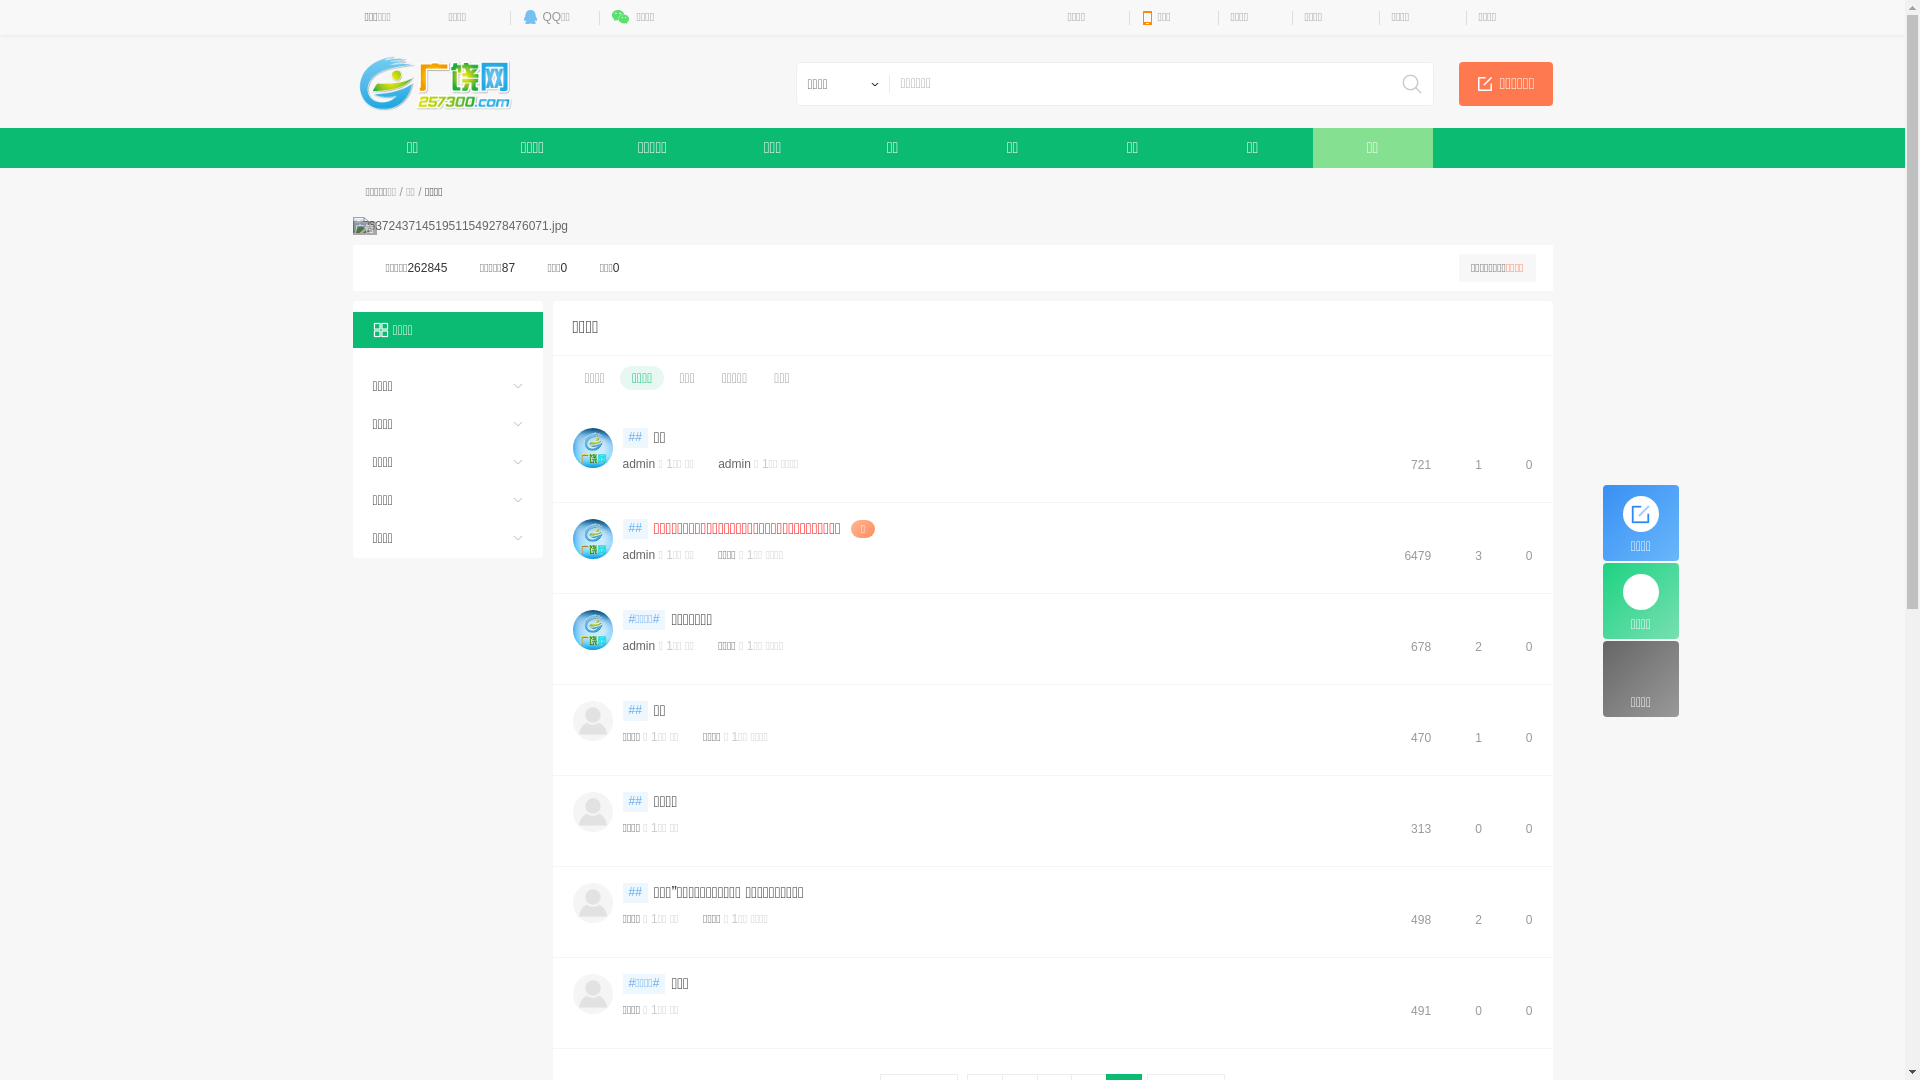 The width and height of the screenshot is (1920, 1080). I want to click on '0', so click(1520, 737).